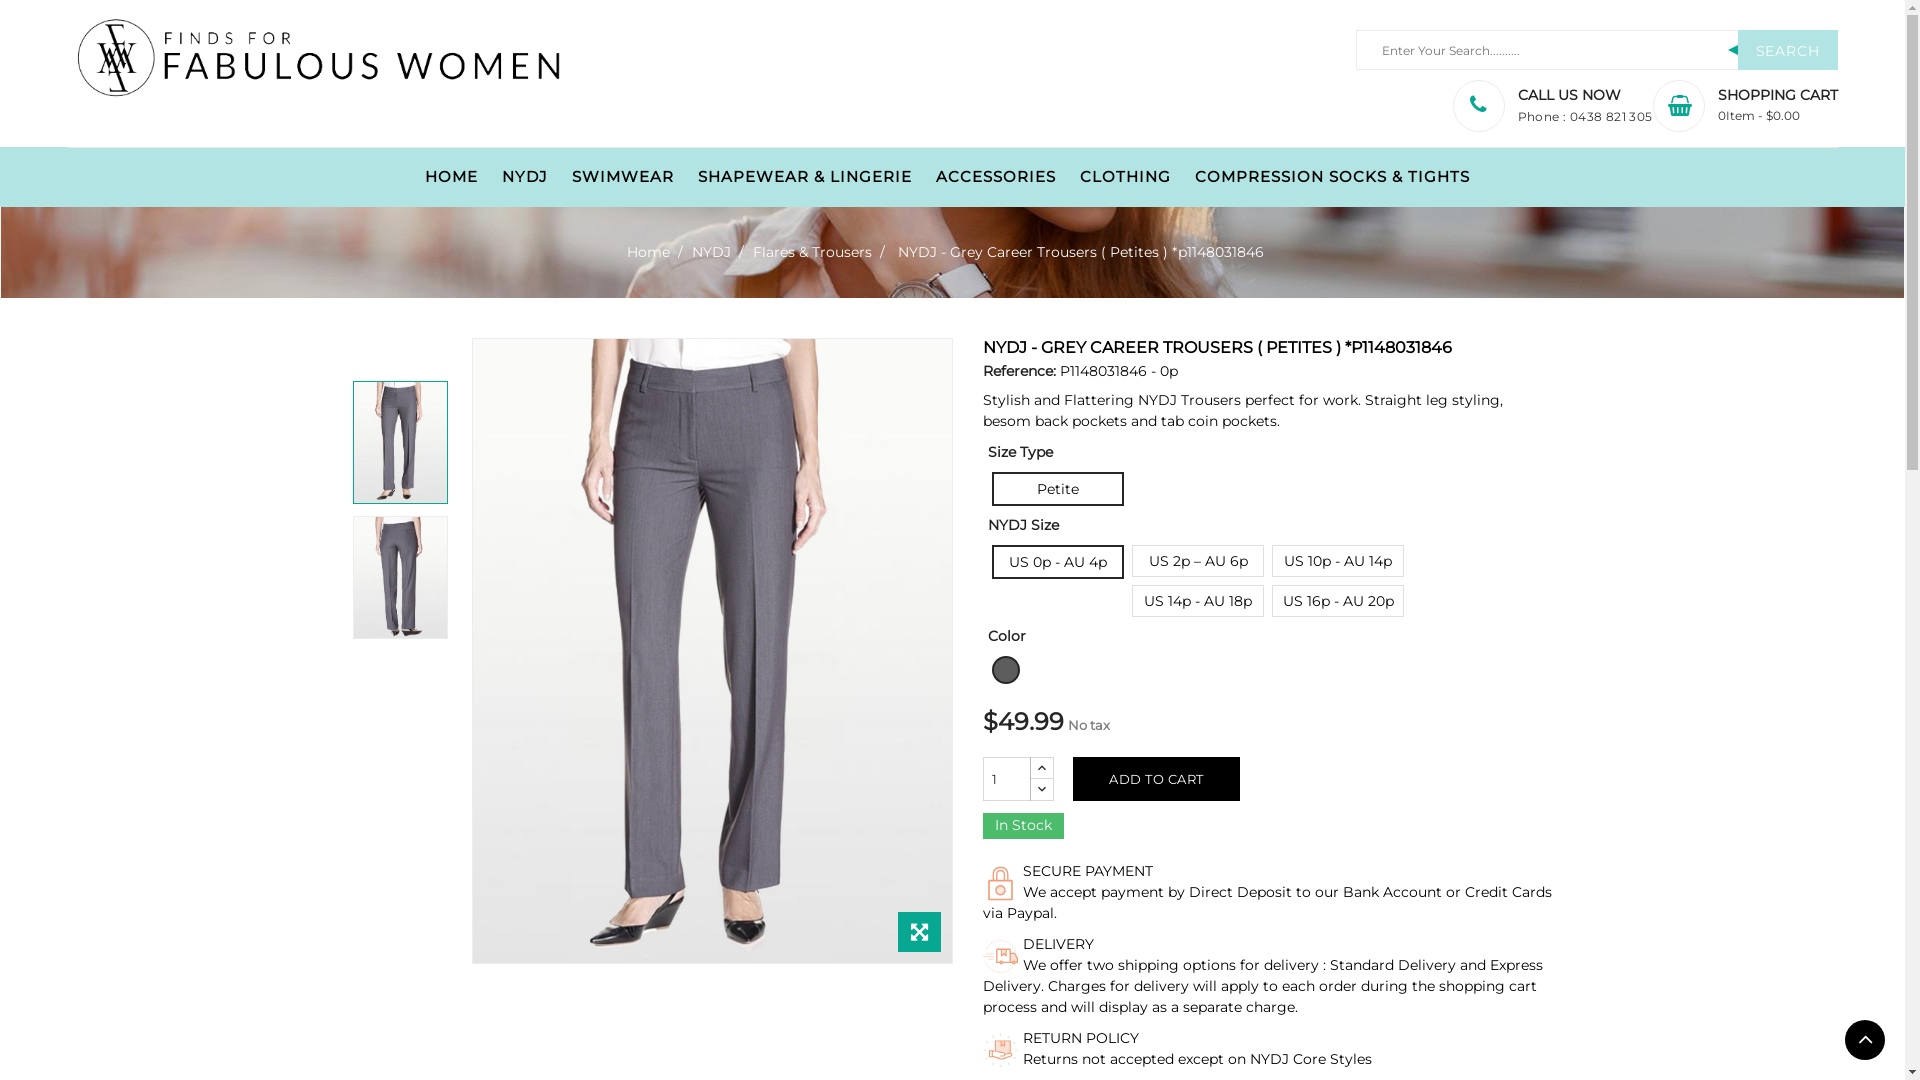 The width and height of the screenshot is (1920, 1080). Describe the element at coordinates (813, 250) in the screenshot. I see `'Flares & Trousers'` at that location.